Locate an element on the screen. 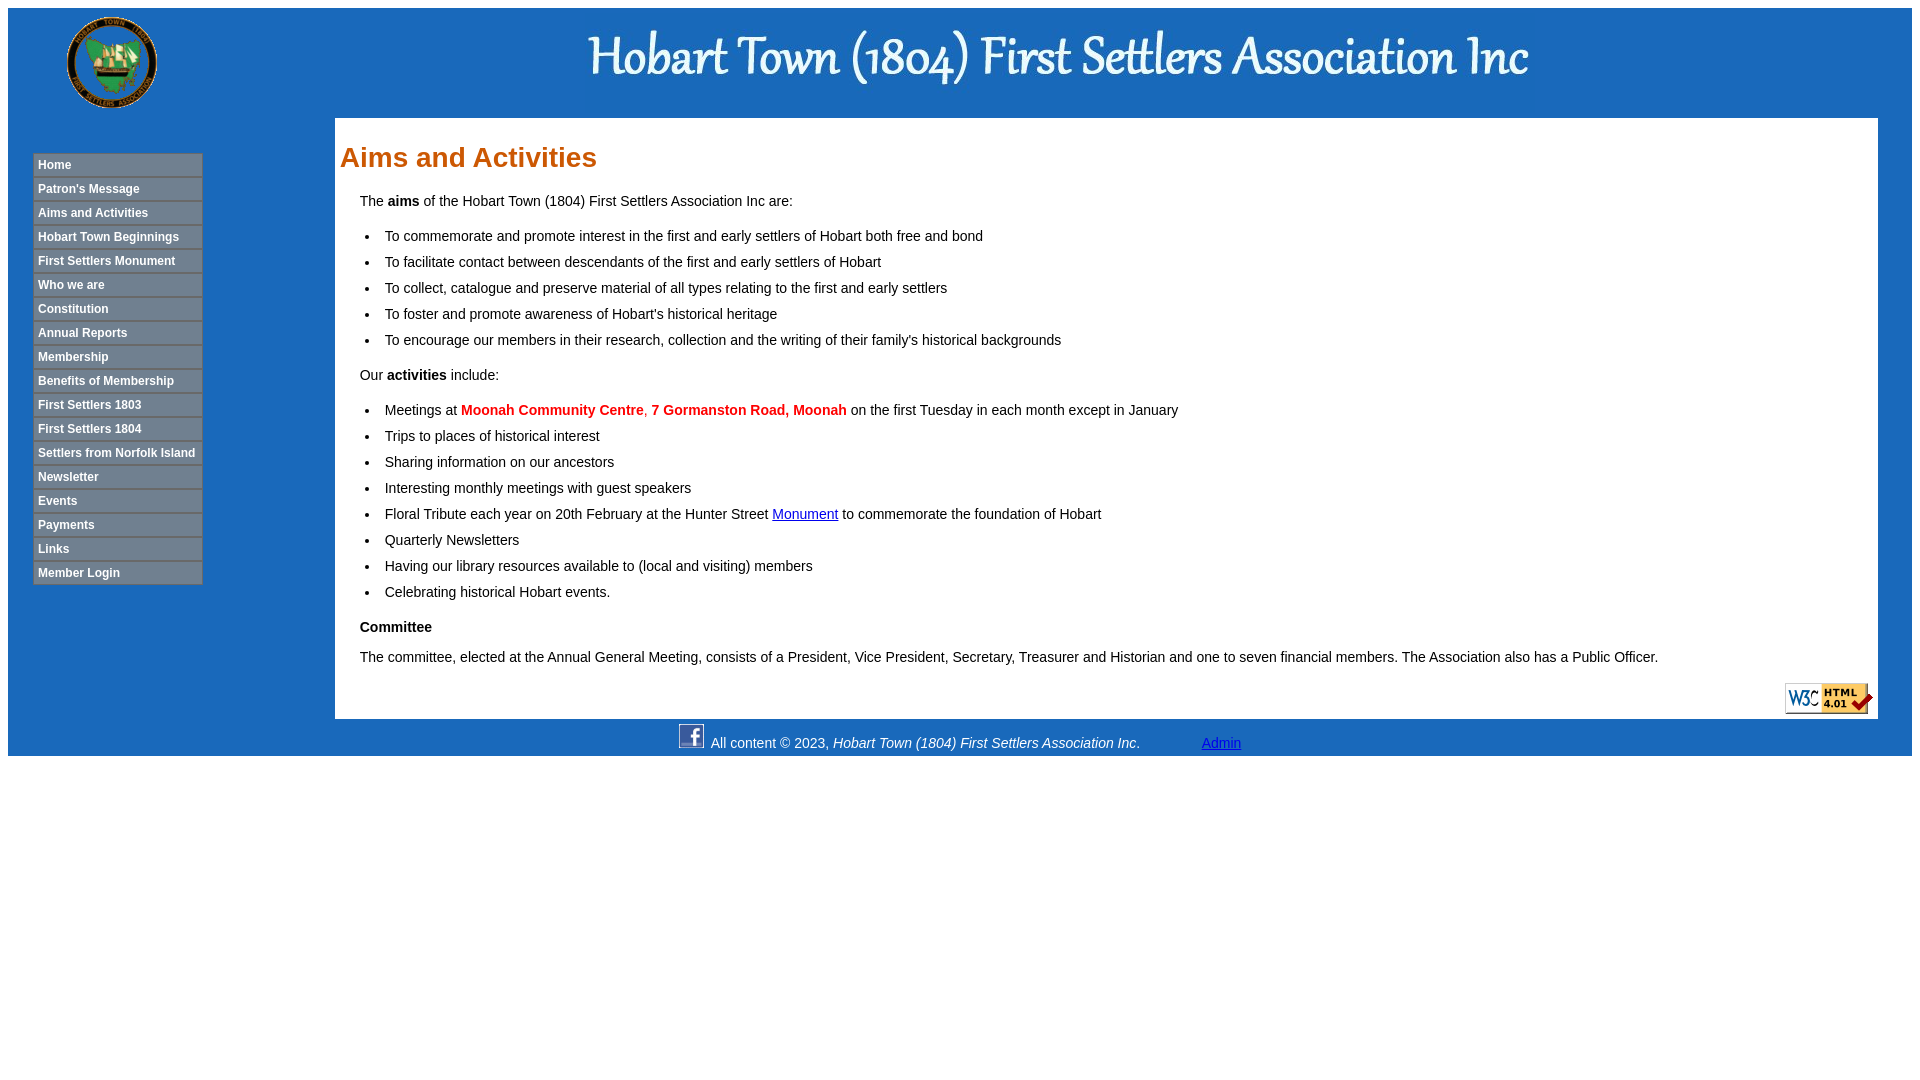 Image resolution: width=1920 pixels, height=1080 pixels. 'First Settlers 1803' is located at coordinates (117, 405).